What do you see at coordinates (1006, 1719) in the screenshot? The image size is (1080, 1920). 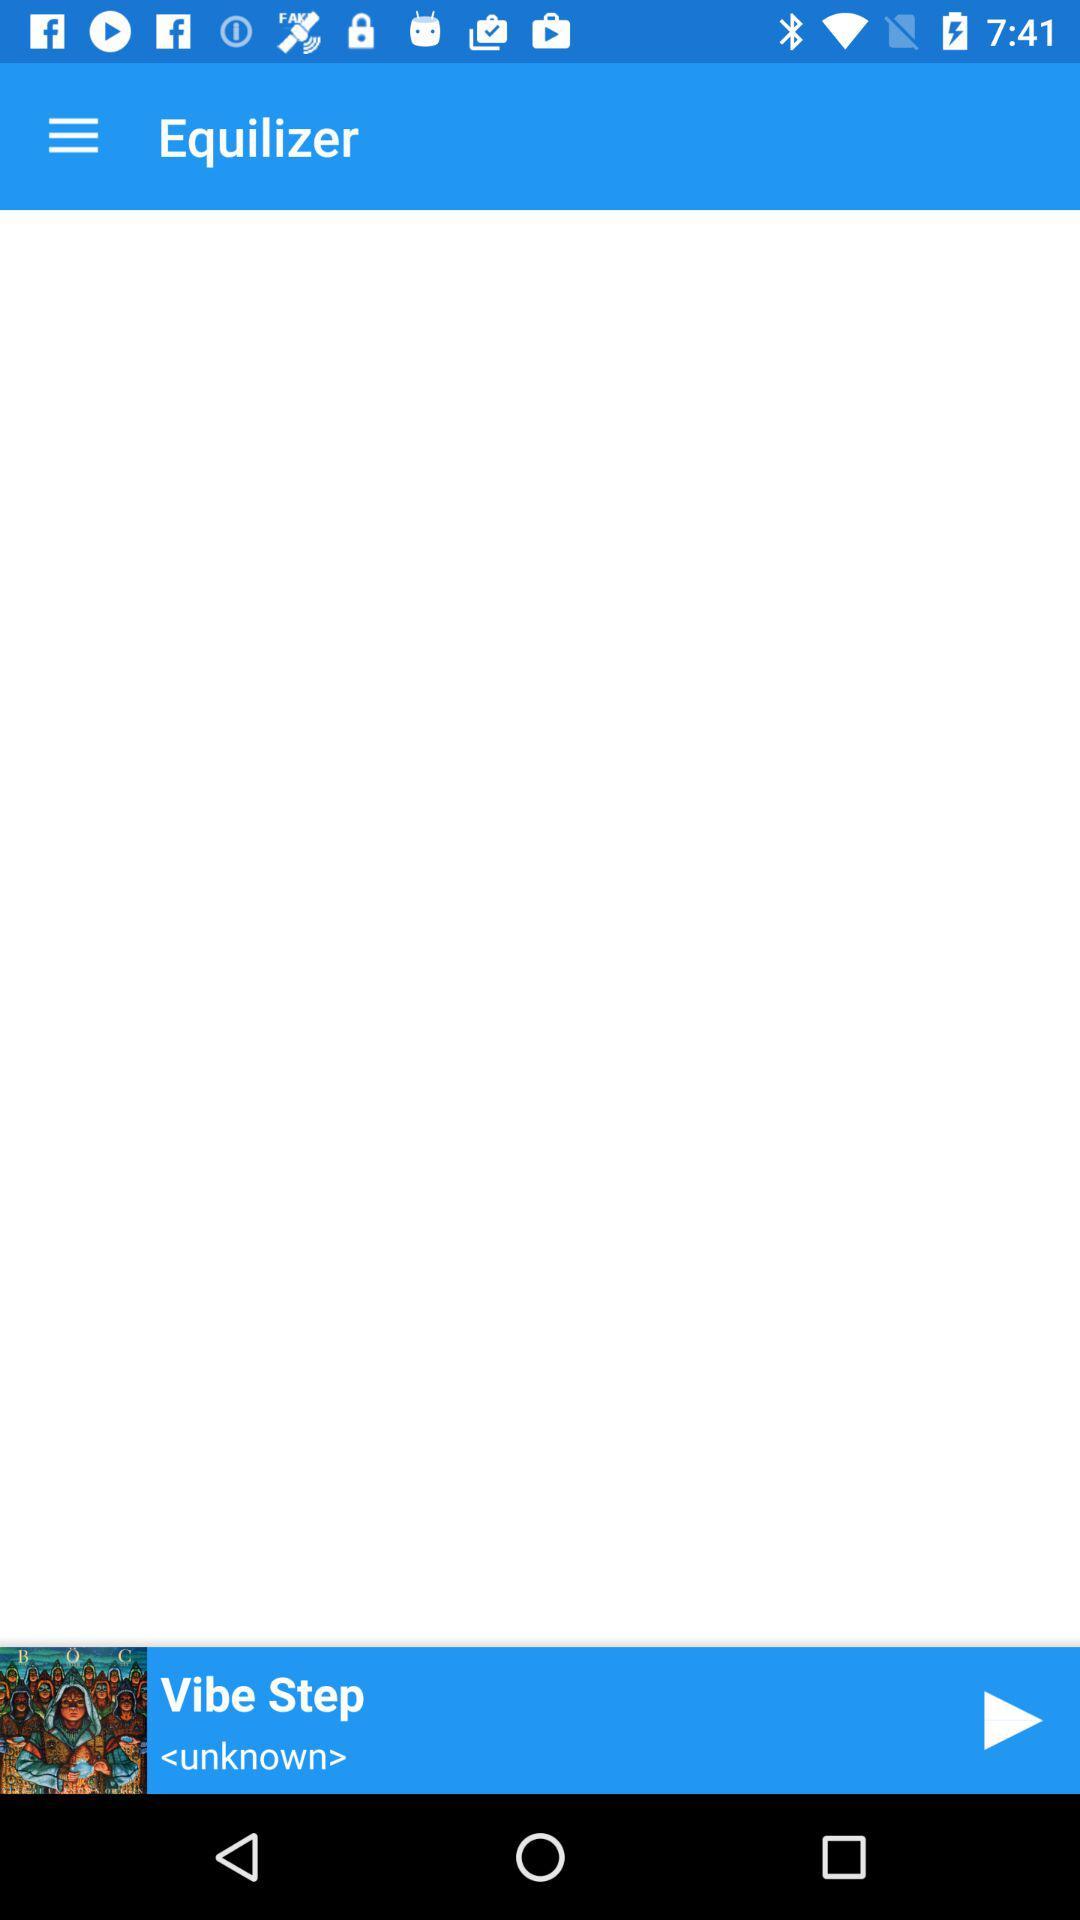 I see `video` at bounding box center [1006, 1719].